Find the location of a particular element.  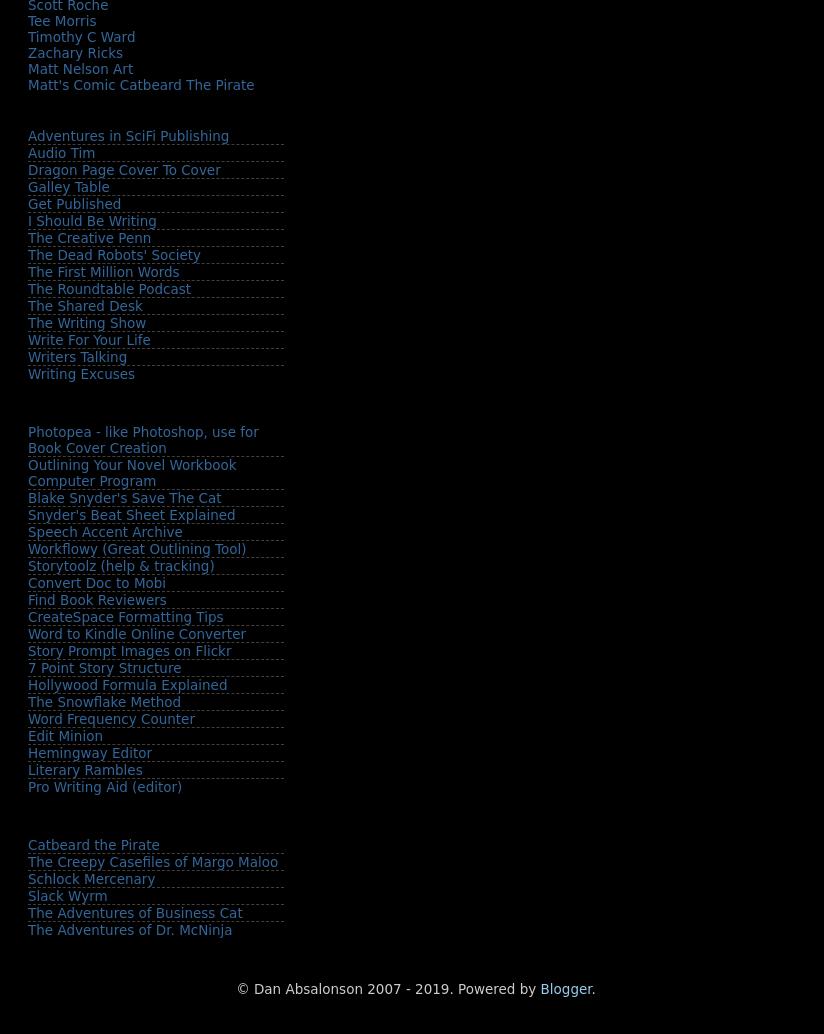

'Hollywood Formula Explained' is located at coordinates (27, 683).